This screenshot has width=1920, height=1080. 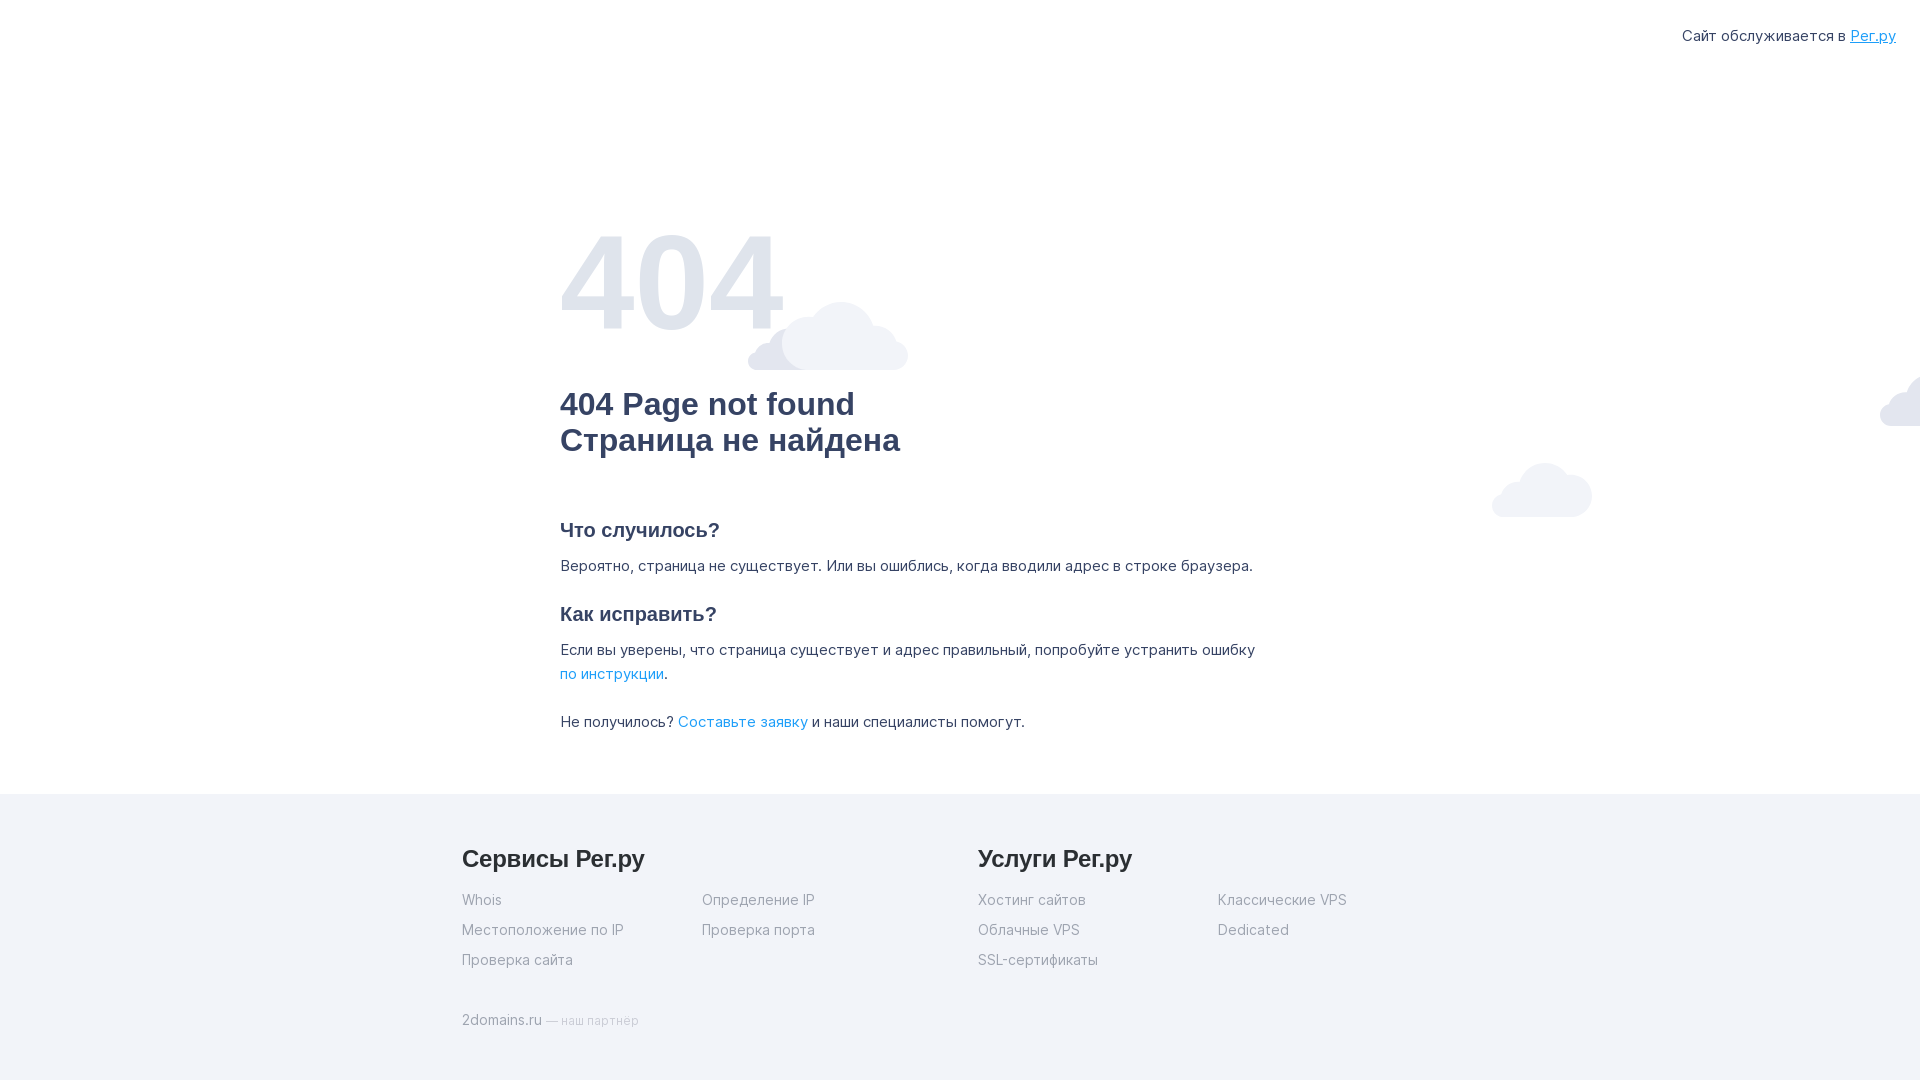 I want to click on 'Whois', so click(x=580, y=898).